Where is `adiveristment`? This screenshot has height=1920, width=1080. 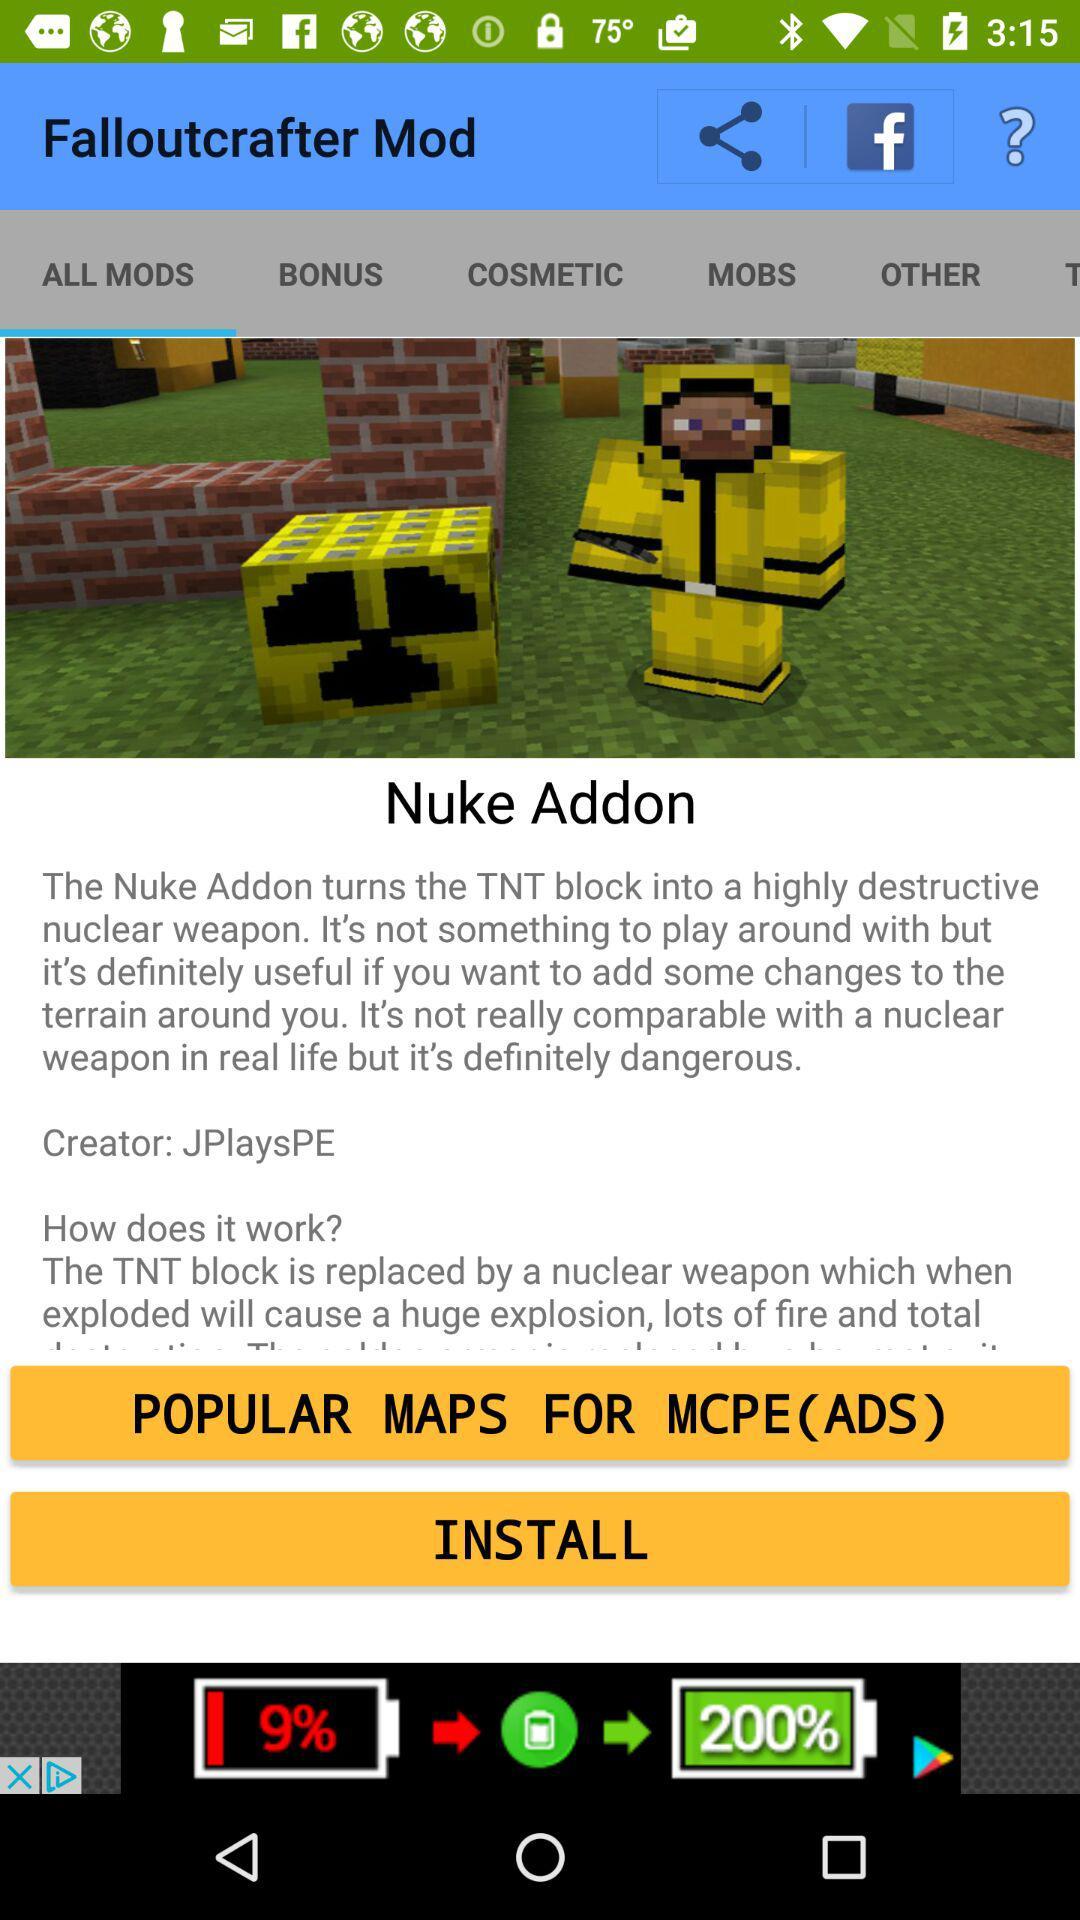
adiveristment is located at coordinates (540, 1727).